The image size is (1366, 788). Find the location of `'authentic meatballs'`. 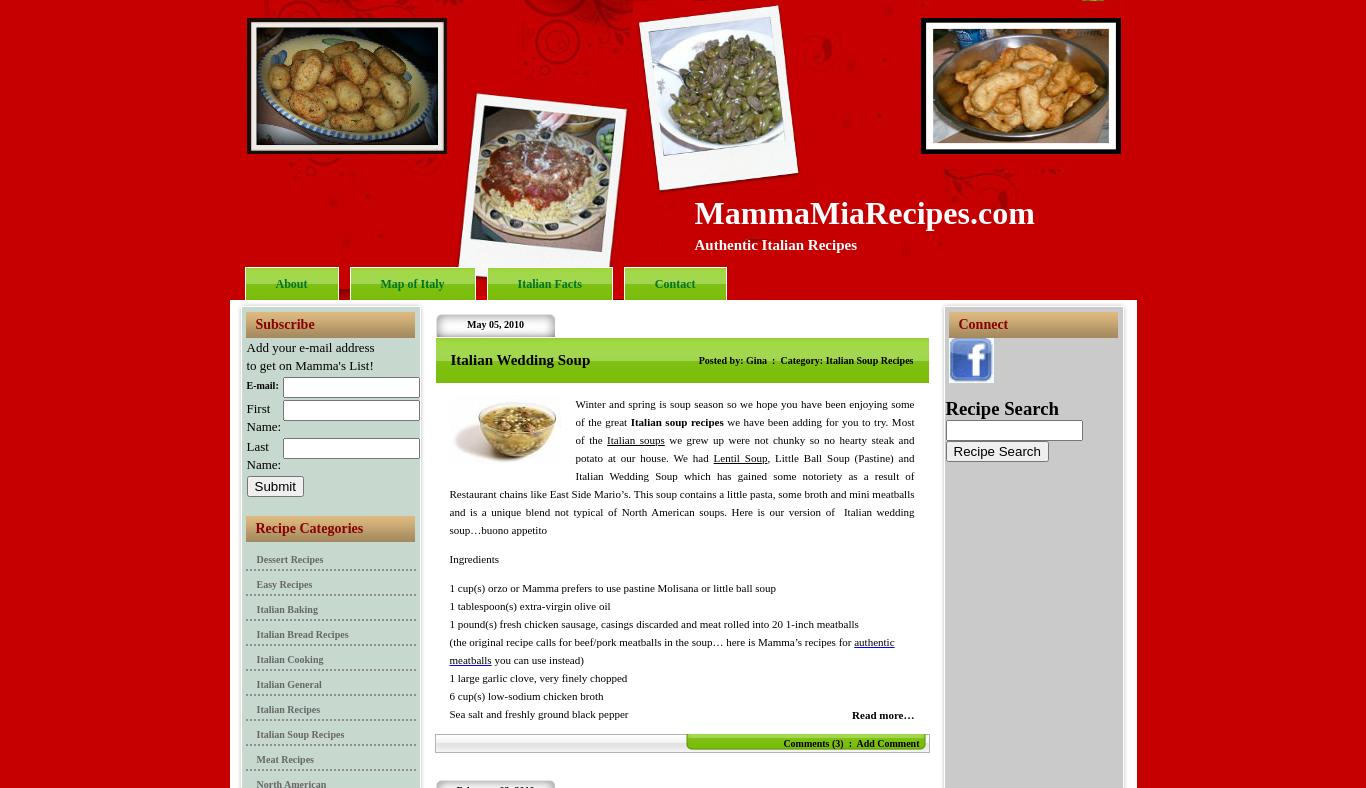

'authentic meatballs' is located at coordinates (670, 649).